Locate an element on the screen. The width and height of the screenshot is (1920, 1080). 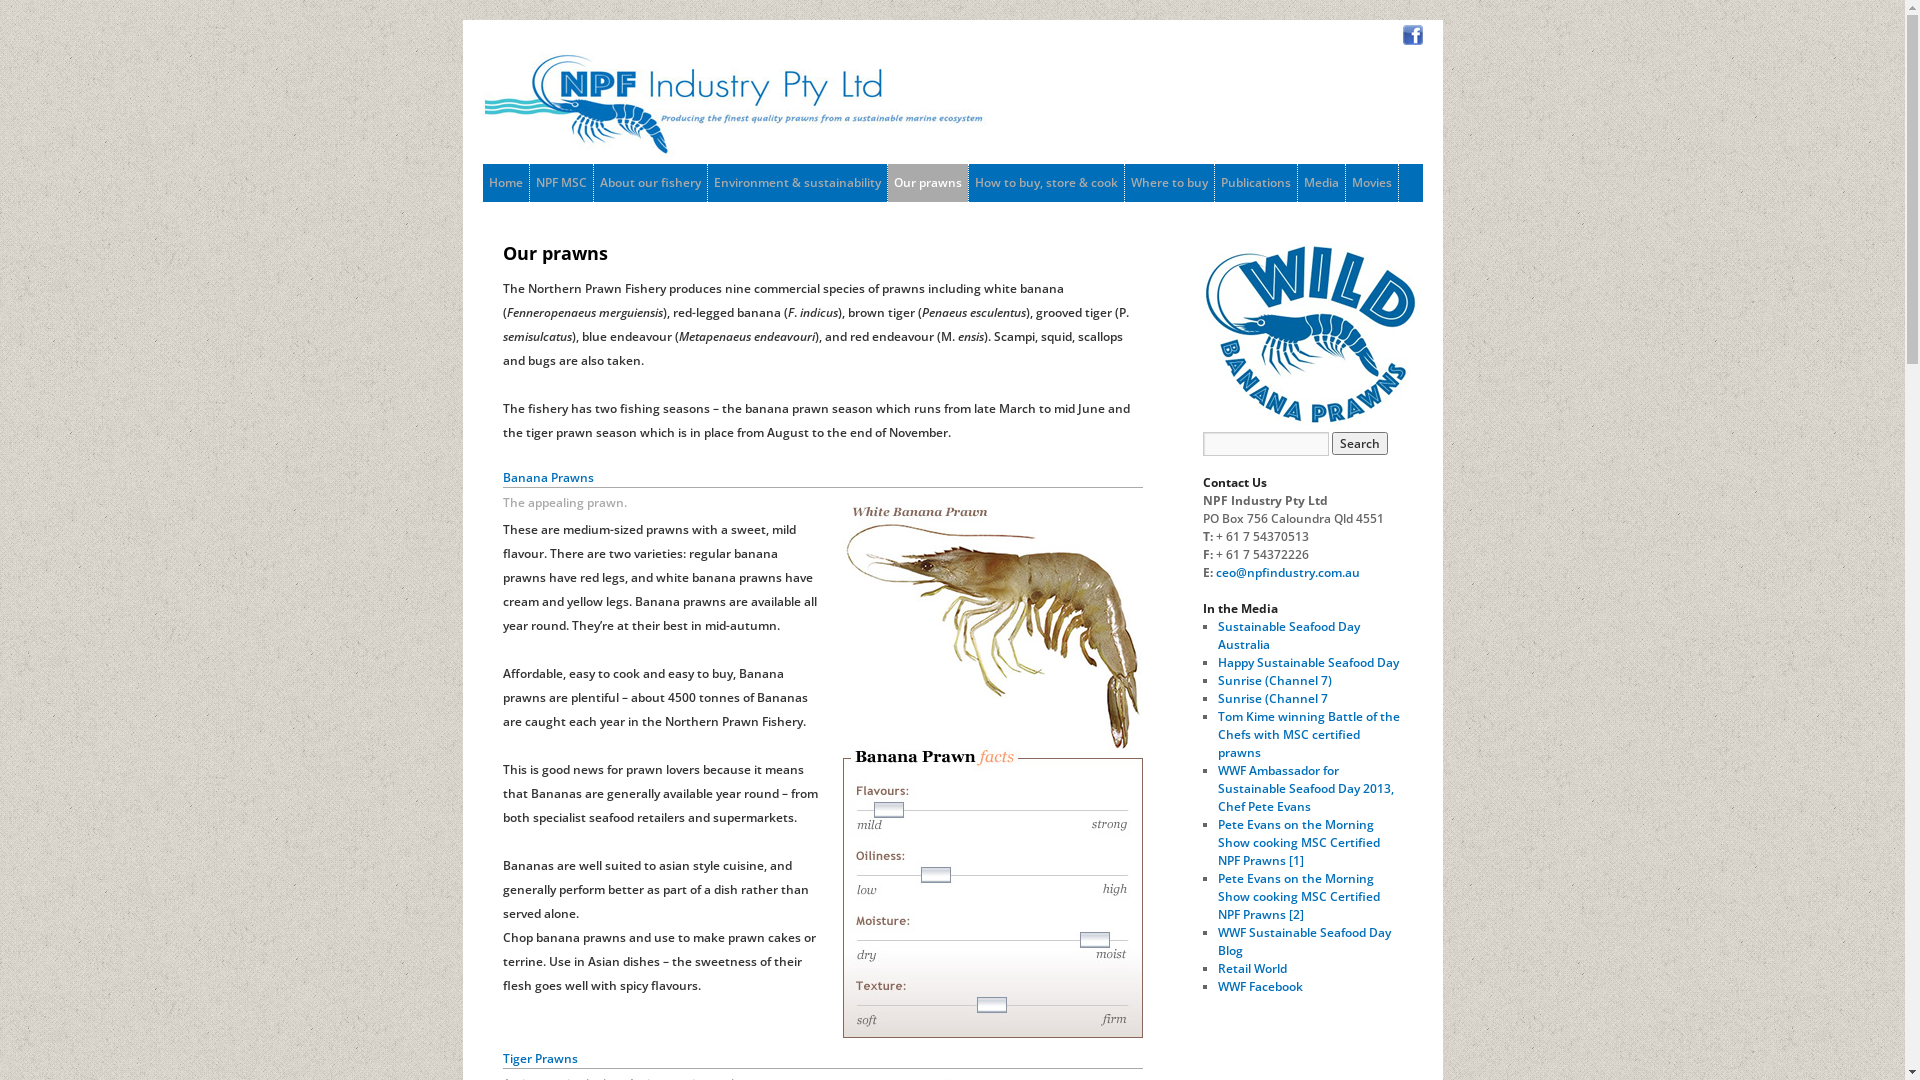
'NPF MSC' is located at coordinates (560, 182).